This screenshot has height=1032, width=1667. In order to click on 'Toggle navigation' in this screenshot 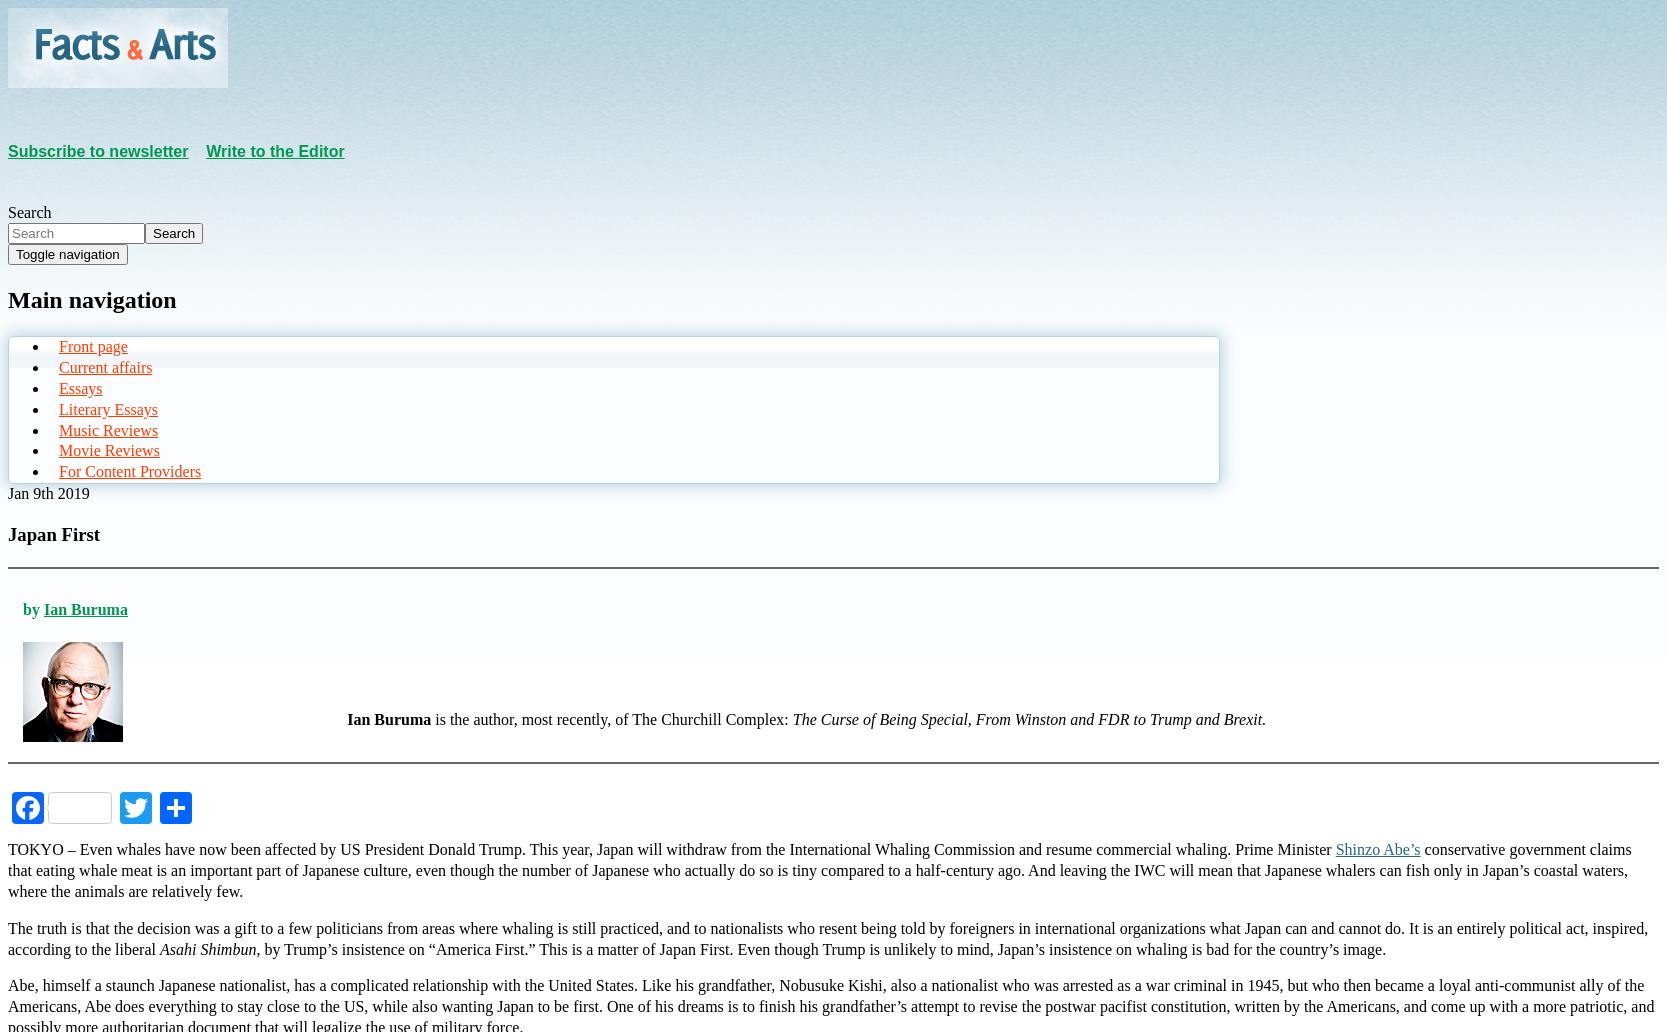, I will do `click(66, 253)`.